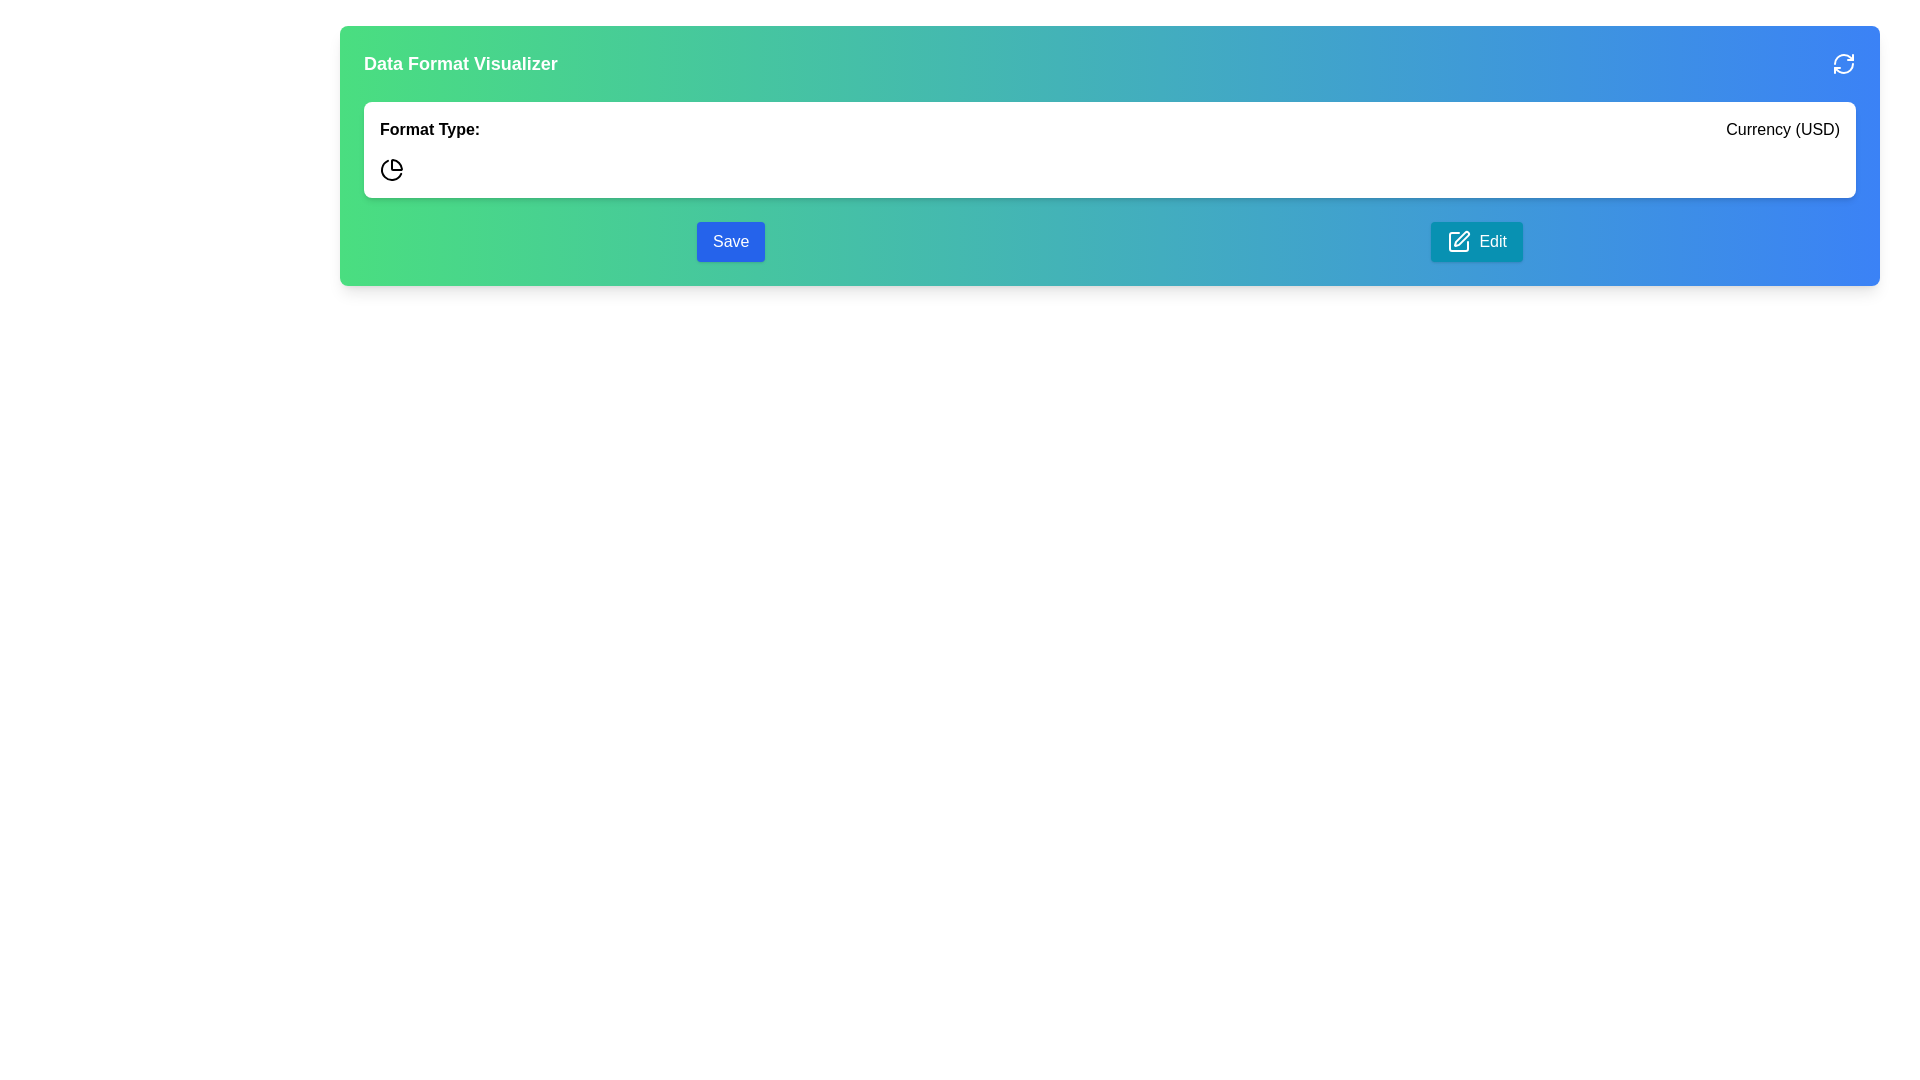 The height and width of the screenshot is (1080, 1920). What do you see at coordinates (392, 168) in the screenshot?
I see `the SVG pie chart icon located below the 'Format Type:' label, which serves as a navigation element for data visualization` at bounding box center [392, 168].